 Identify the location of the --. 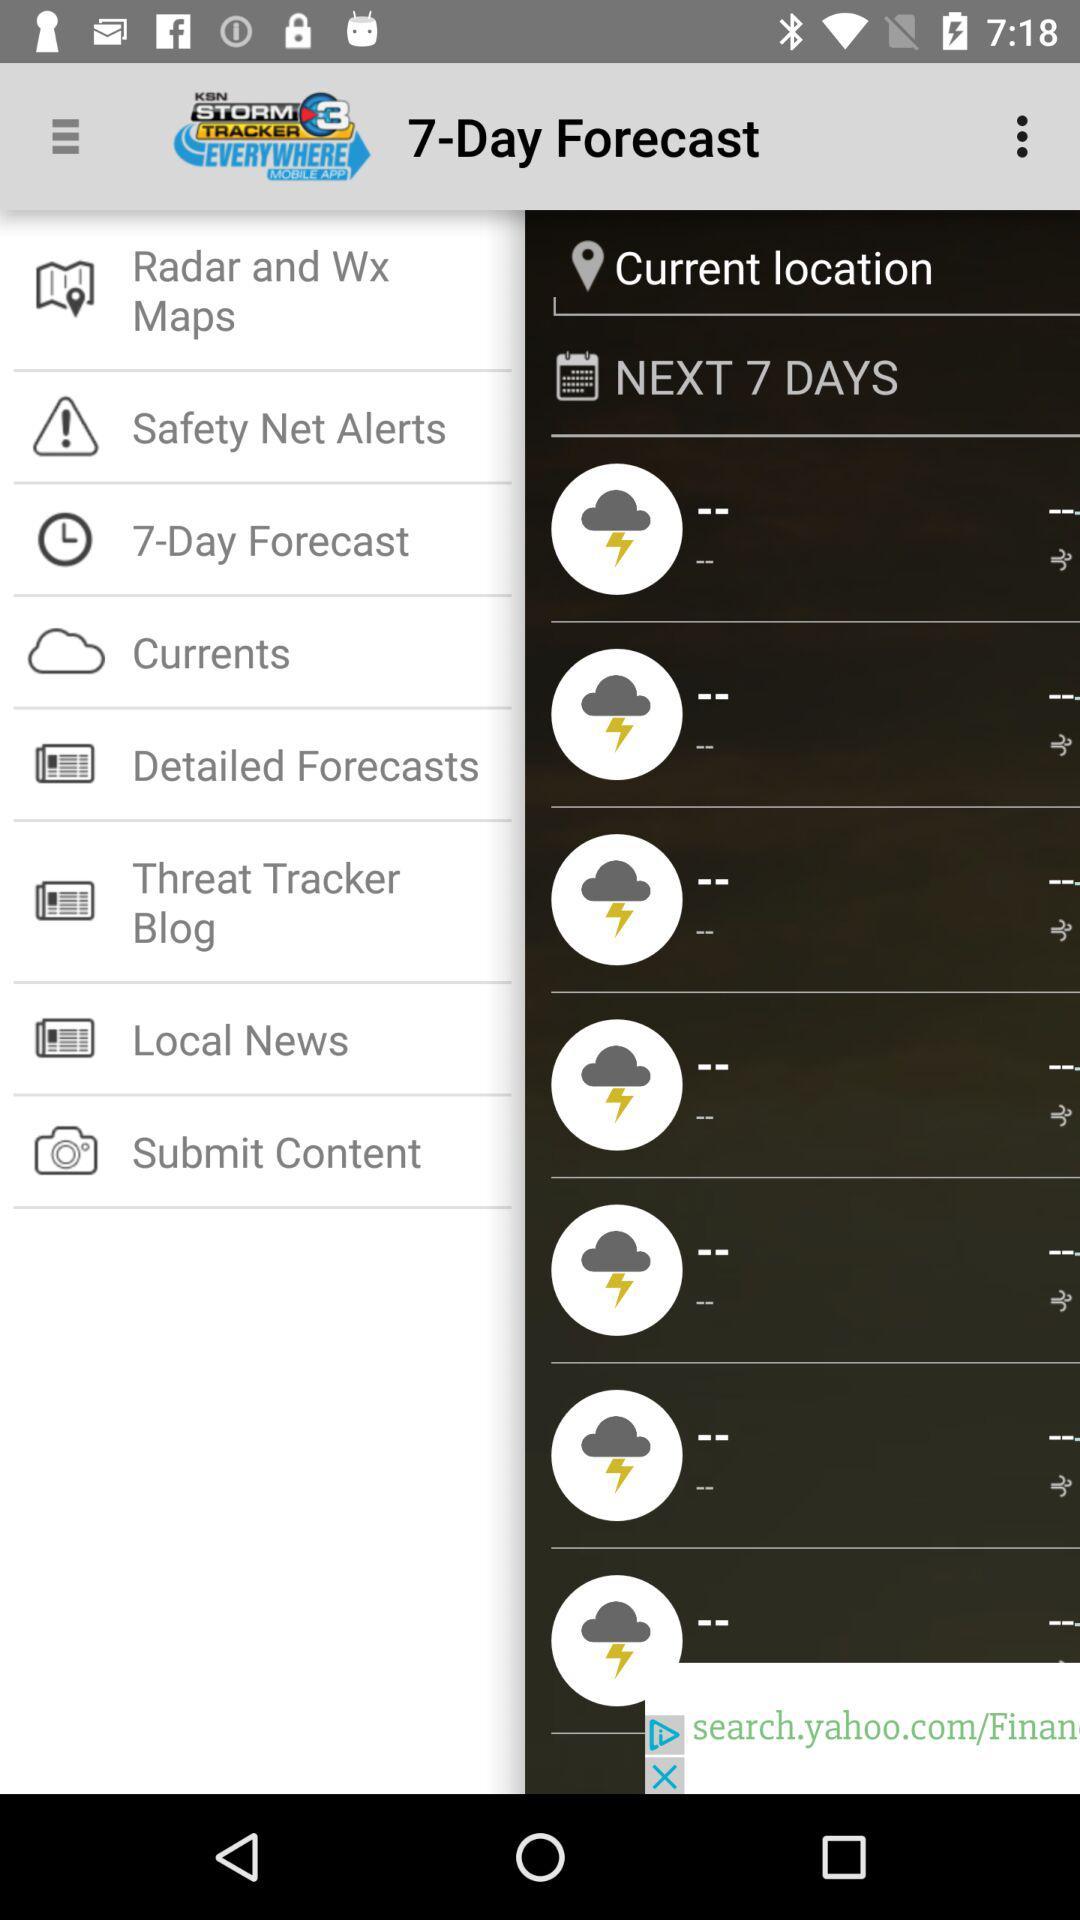
(1075, 1434).